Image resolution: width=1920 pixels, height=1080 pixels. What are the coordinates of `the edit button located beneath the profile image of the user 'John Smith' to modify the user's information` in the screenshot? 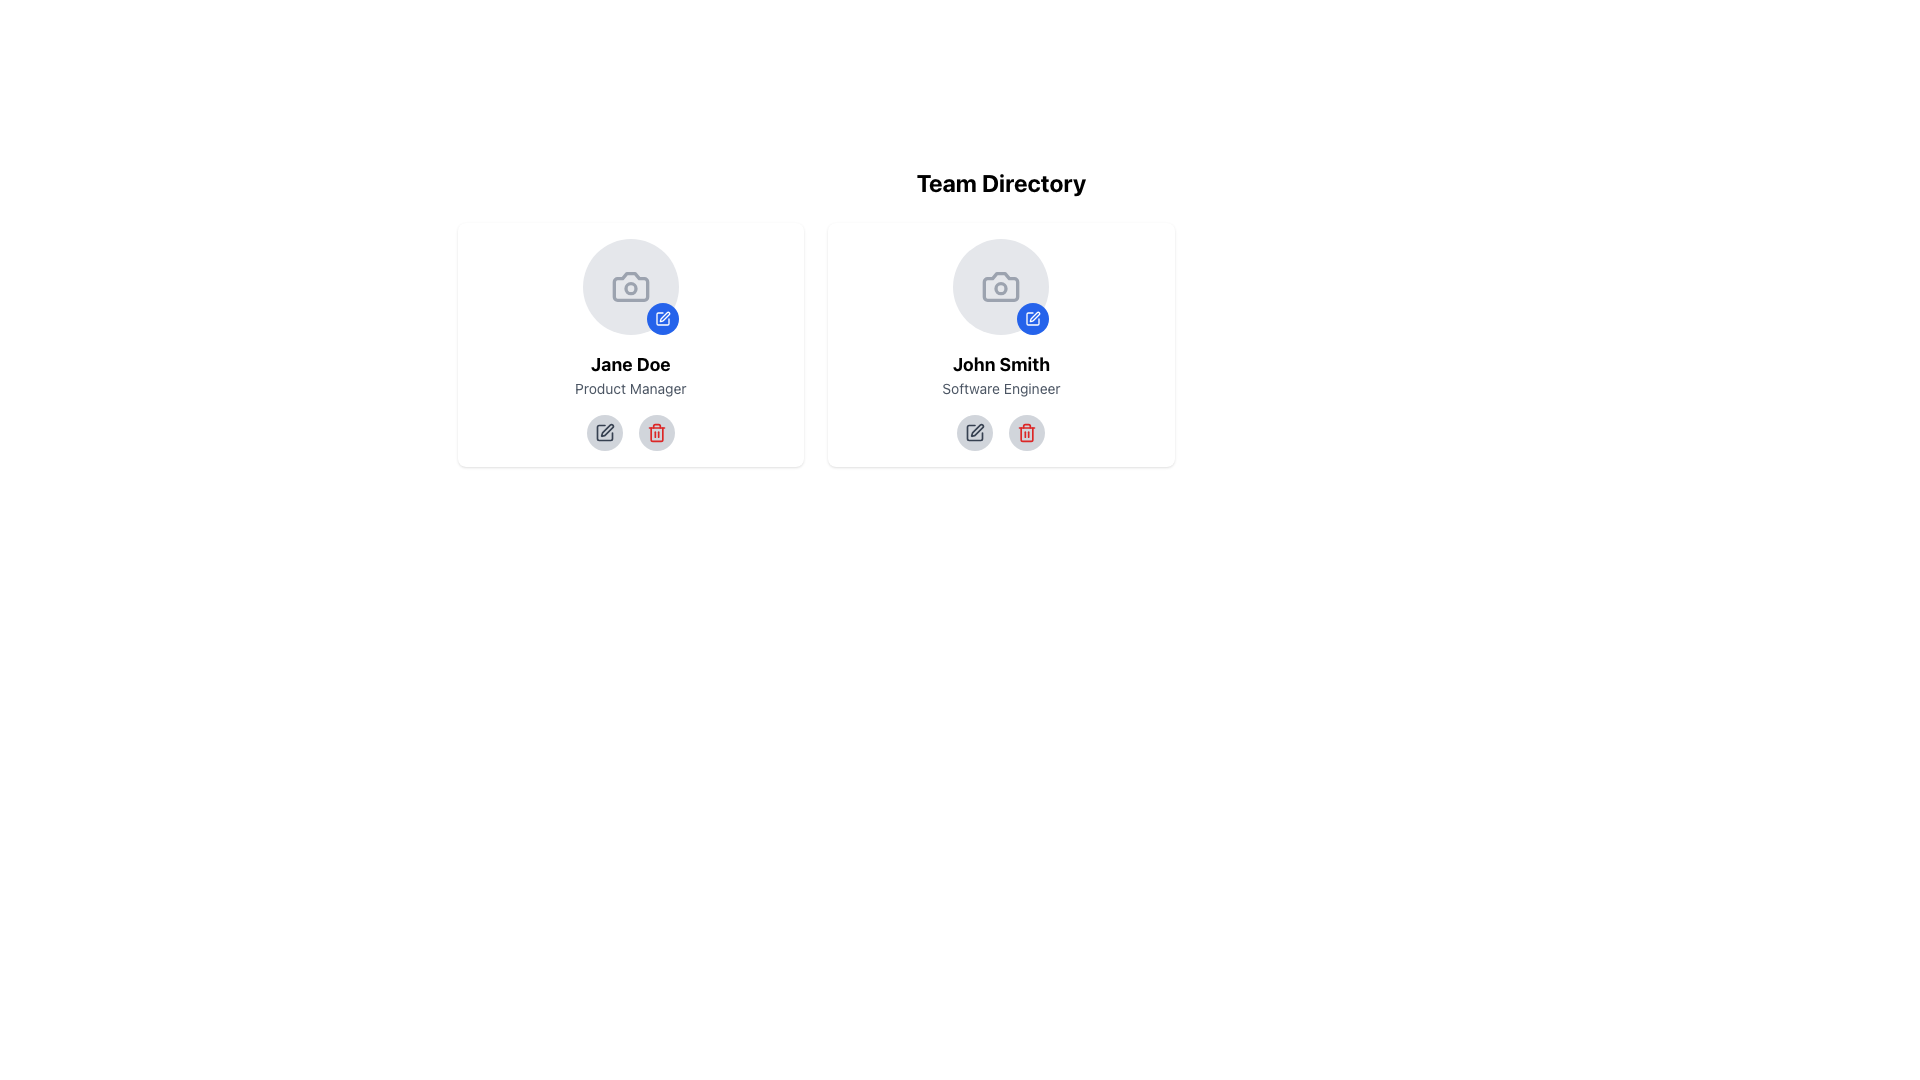 It's located at (975, 431).